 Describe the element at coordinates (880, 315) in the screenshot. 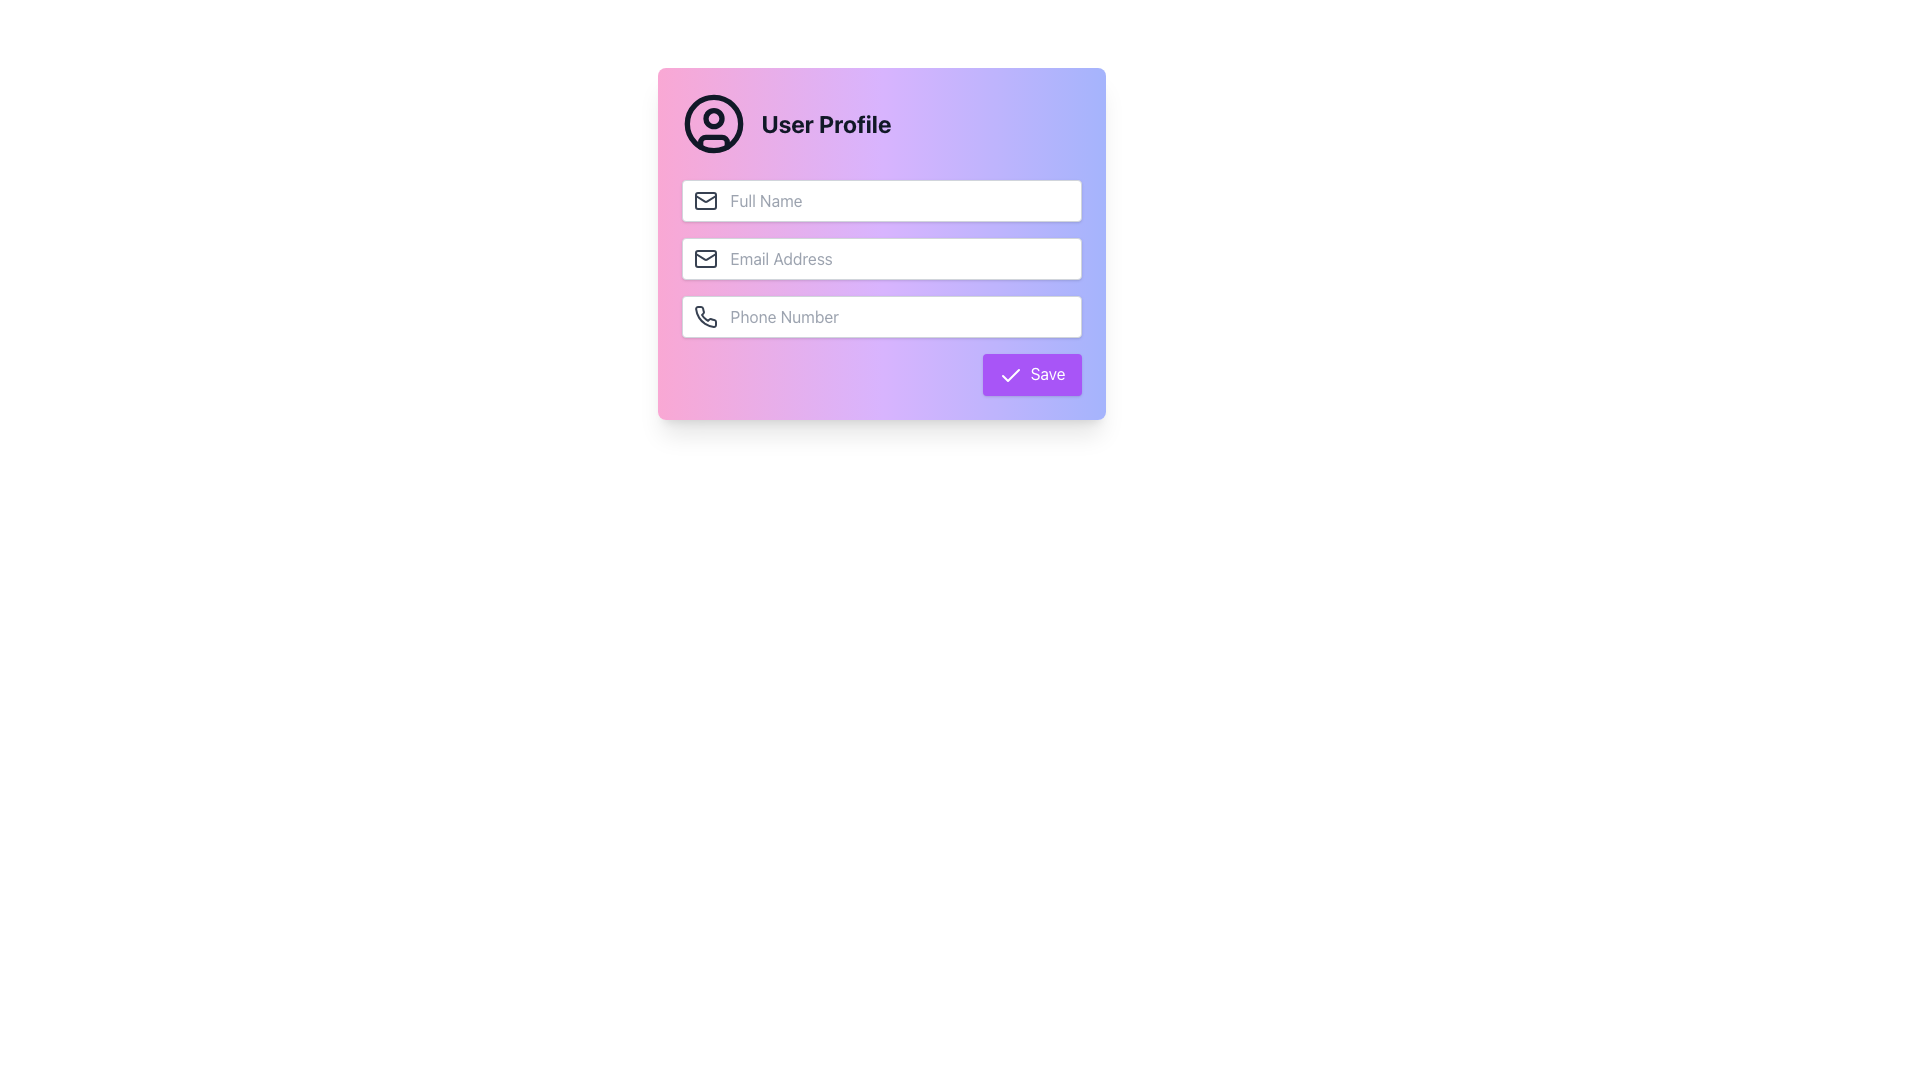

I see `the Phone Number input field to focus on it, which is the third input field in the form, located below the Email Address field and above the Save button` at that location.